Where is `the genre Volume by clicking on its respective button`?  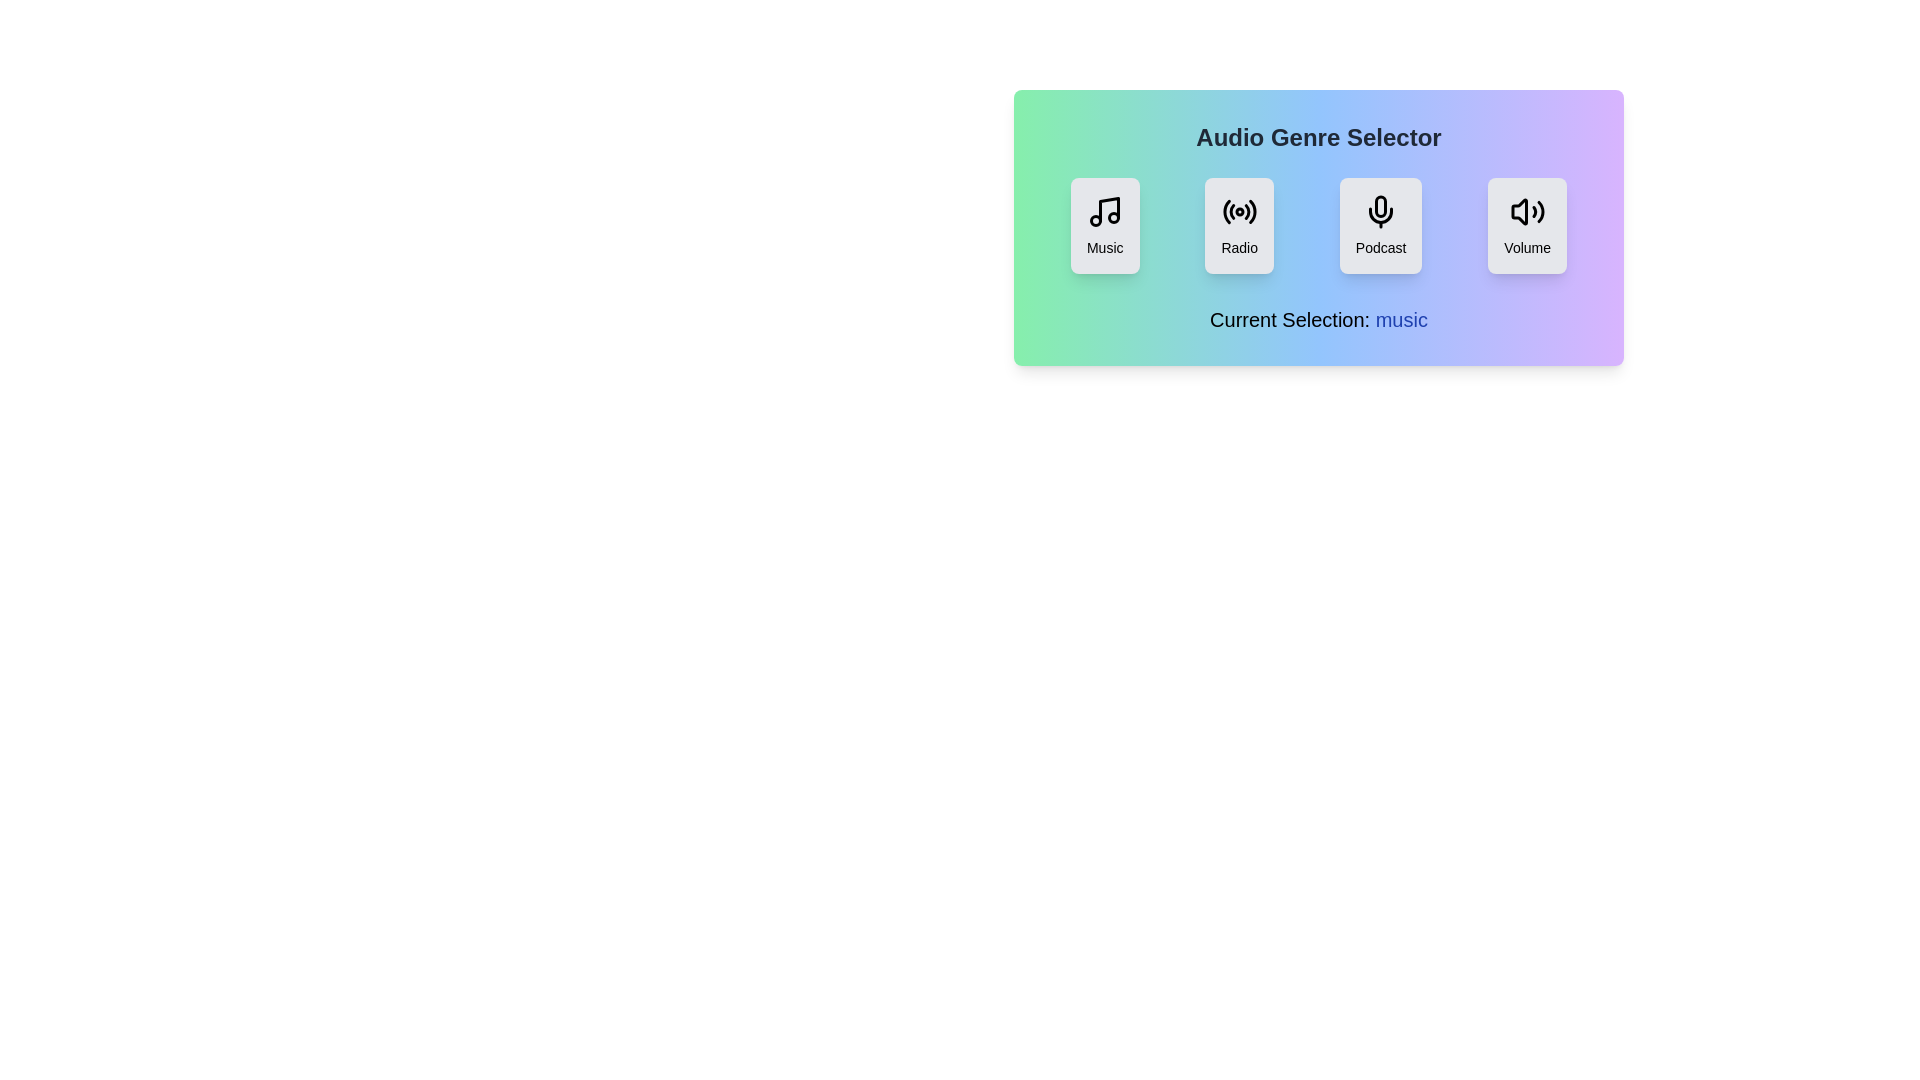 the genre Volume by clicking on its respective button is located at coordinates (1526, 225).